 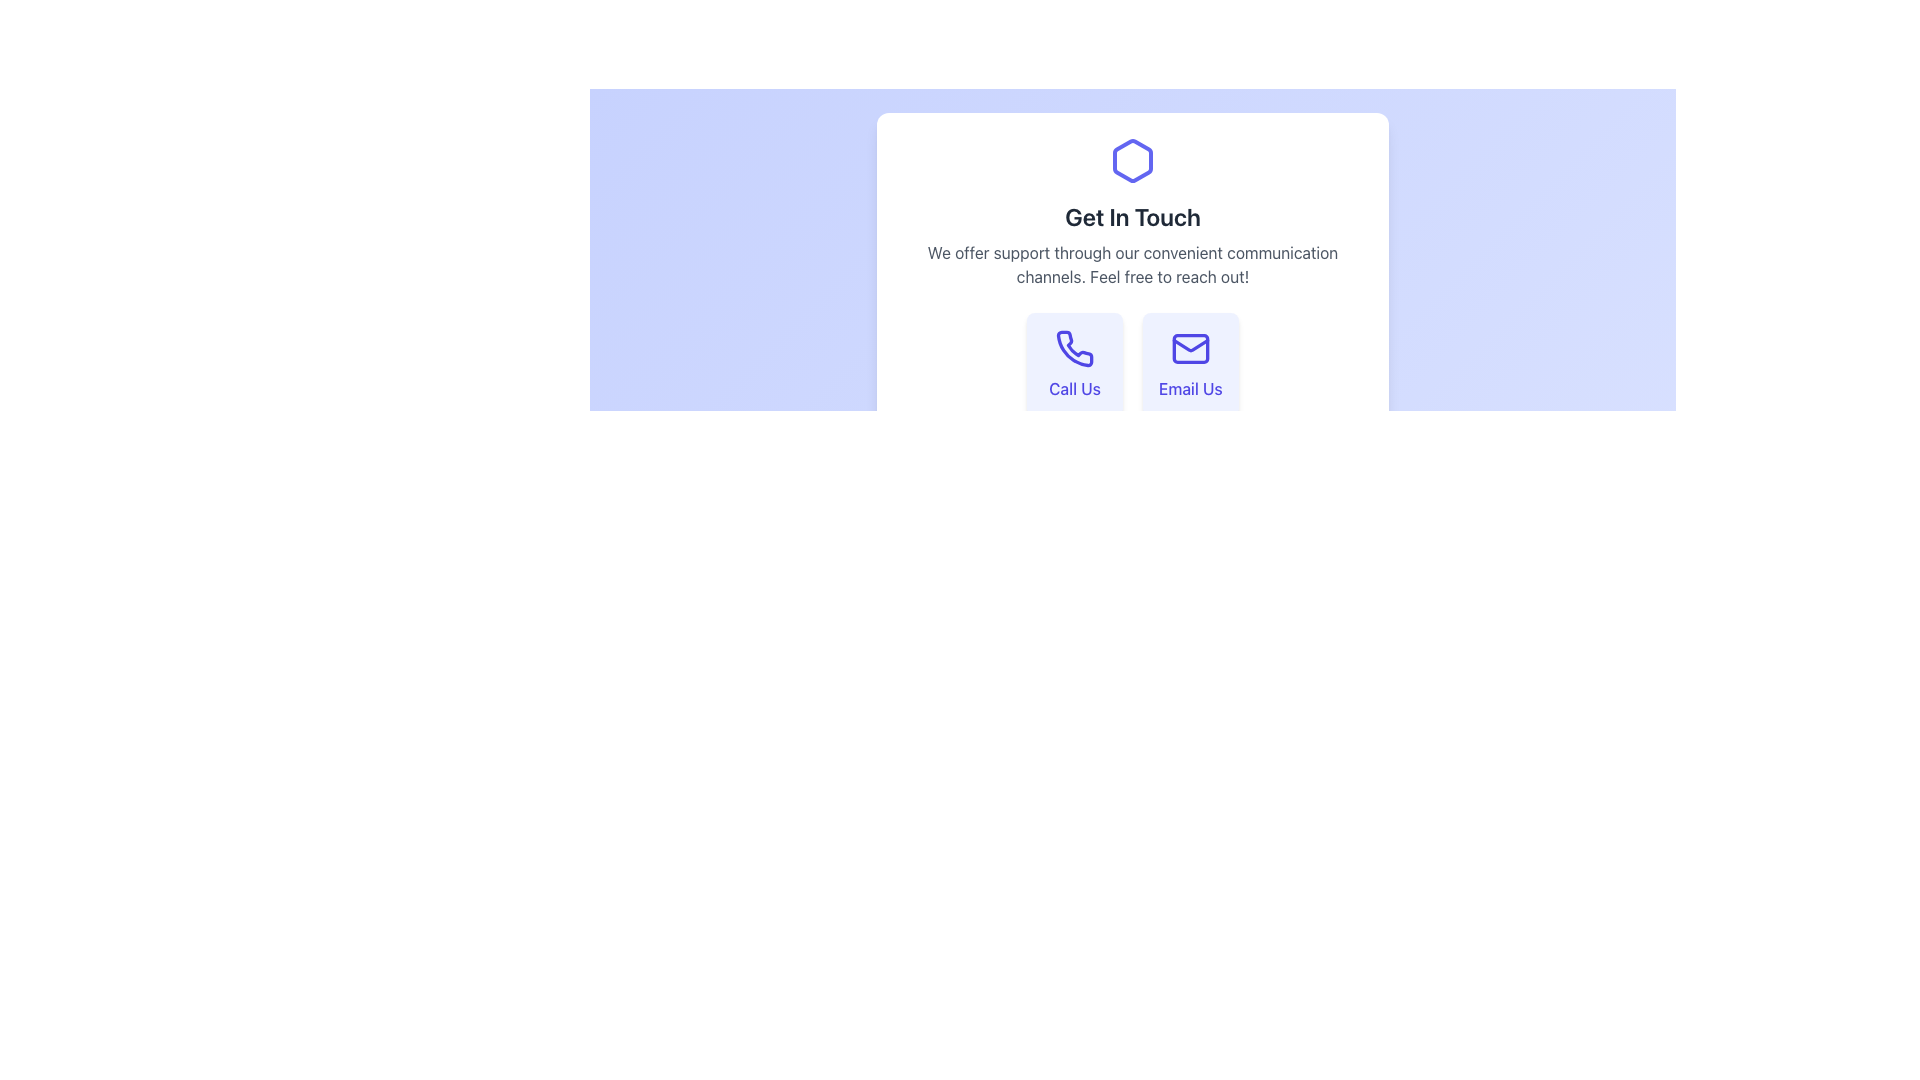 What do you see at coordinates (1074, 347) in the screenshot?
I see `the phone receiver icon within the 'Call Us' button, which is outlined in indigo and positioned above the text` at bounding box center [1074, 347].